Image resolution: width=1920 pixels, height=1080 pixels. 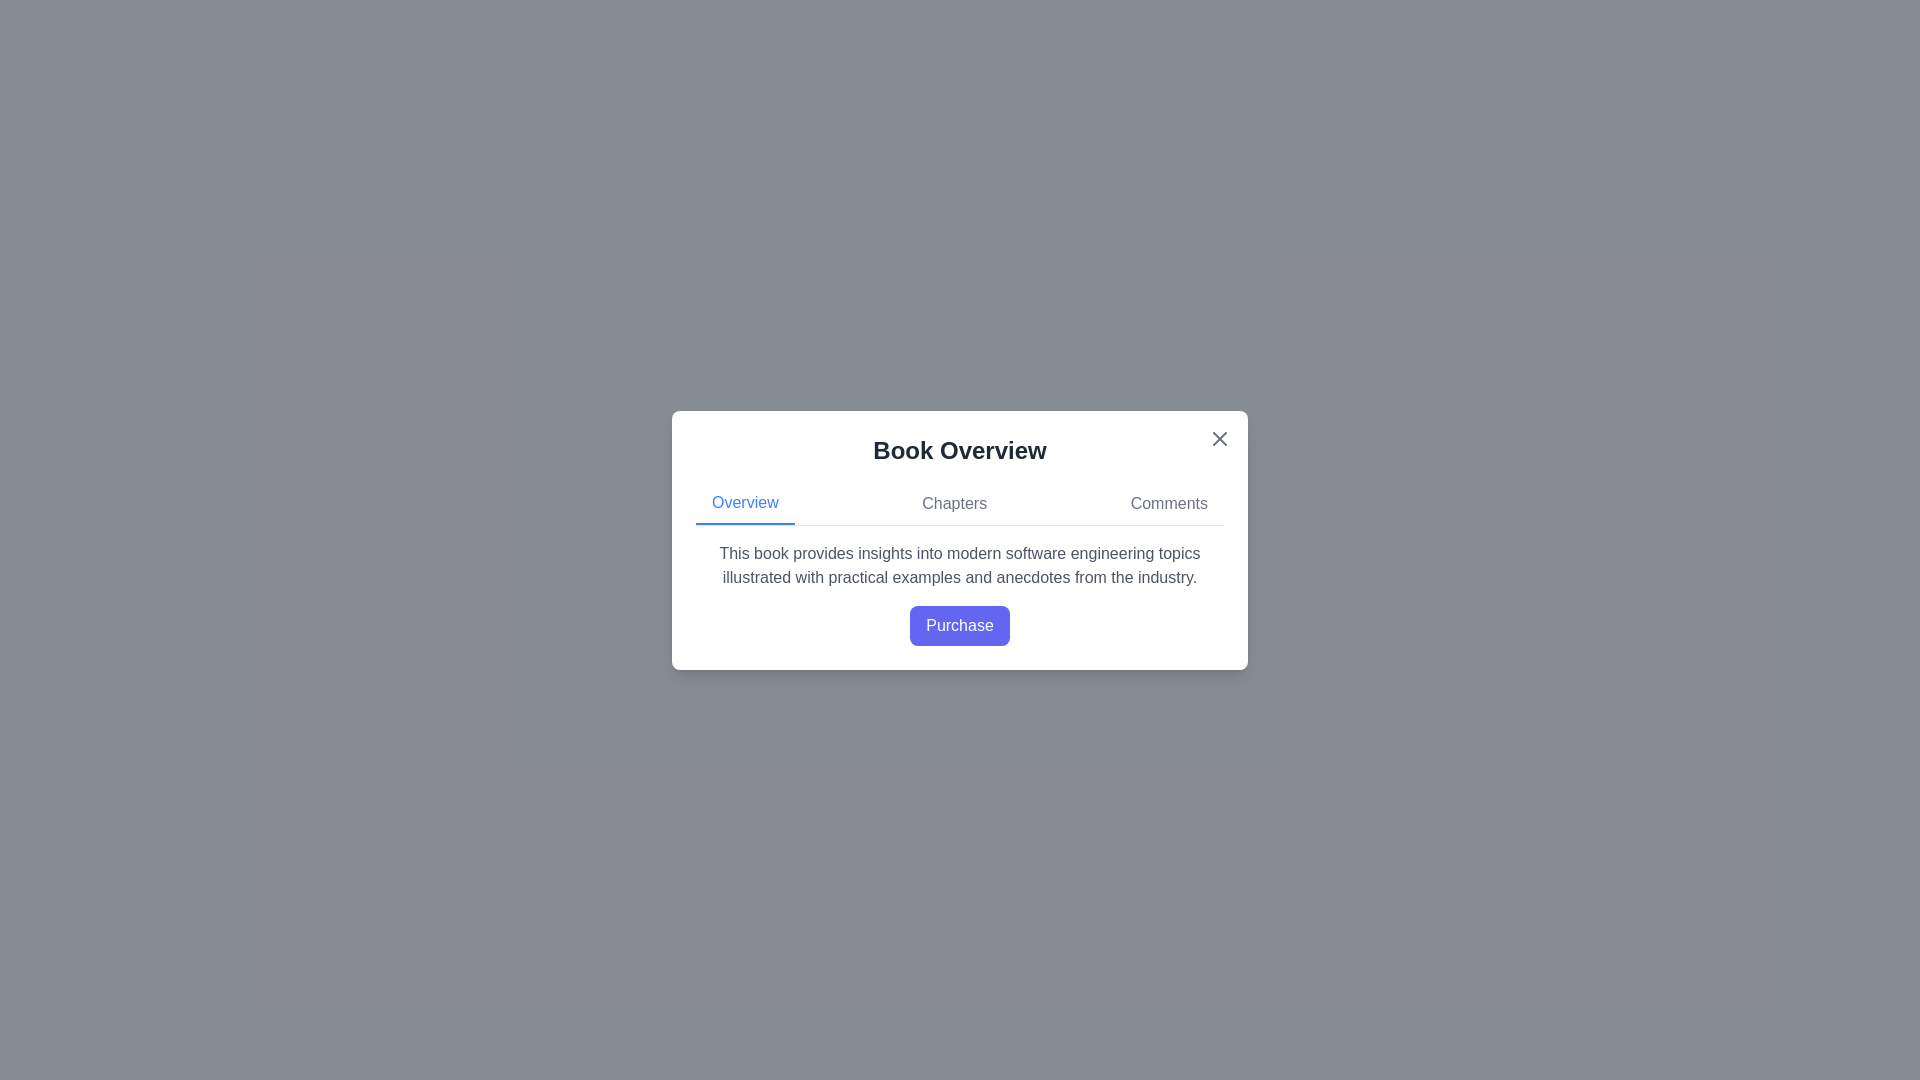 I want to click on the second text label in the header of the dialog box, so click(x=953, y=502).